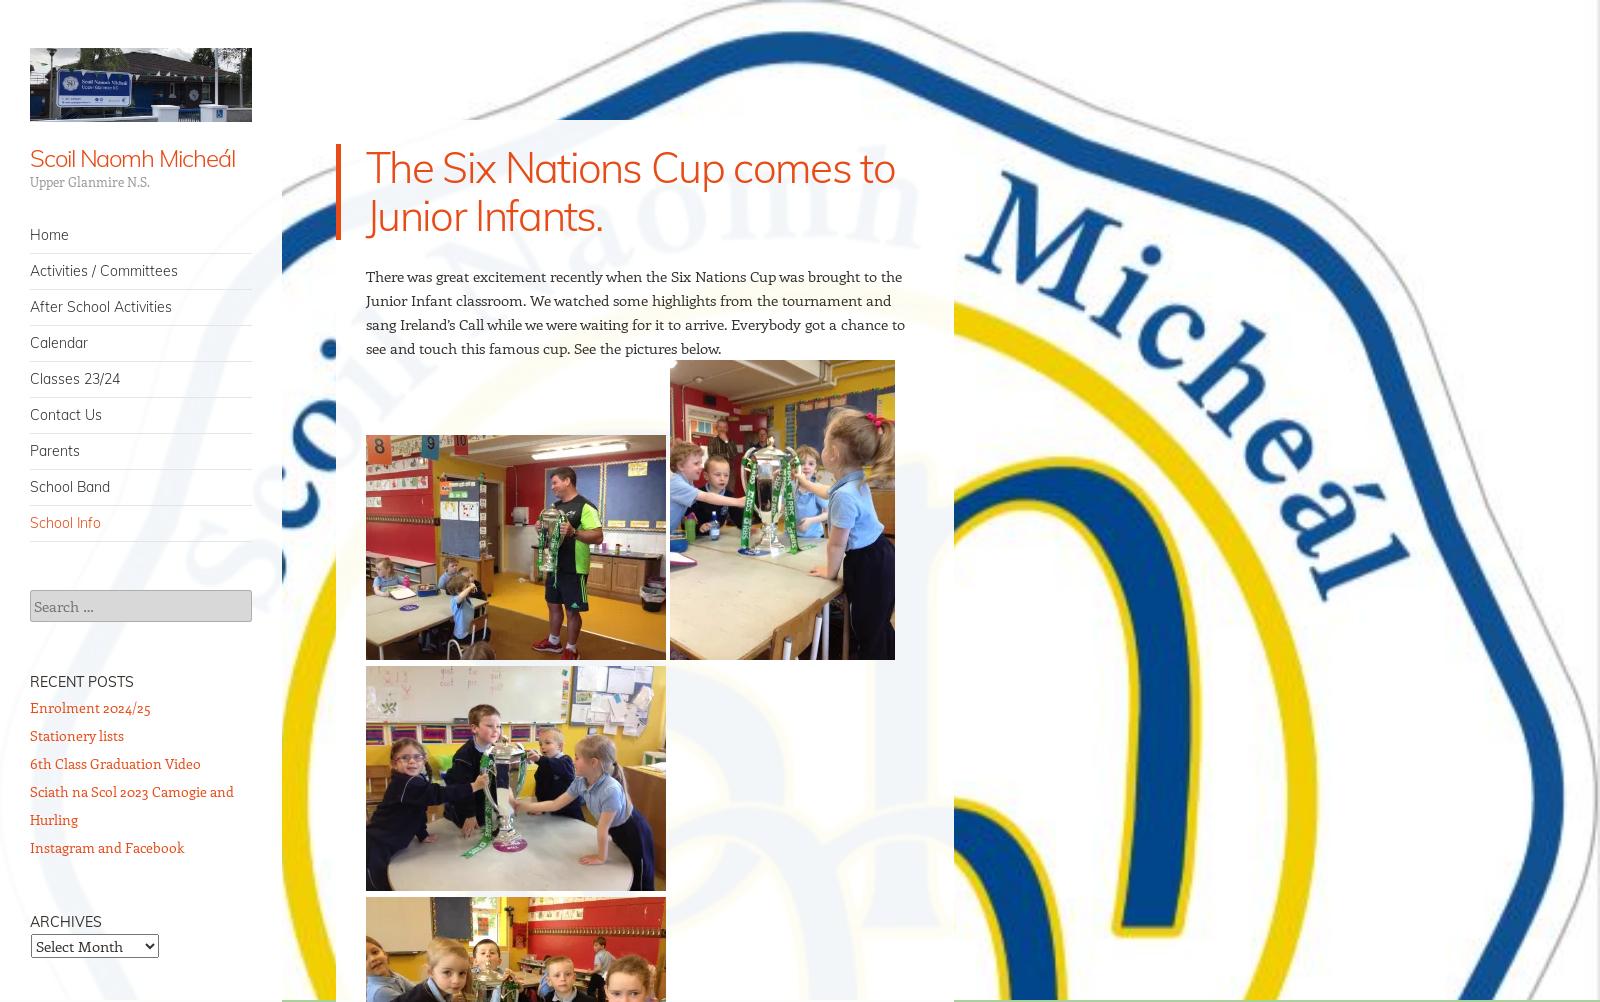  Describe the element at coordinates (28, 681) in the screenshot. I see `'Recent Posts'` at that location.